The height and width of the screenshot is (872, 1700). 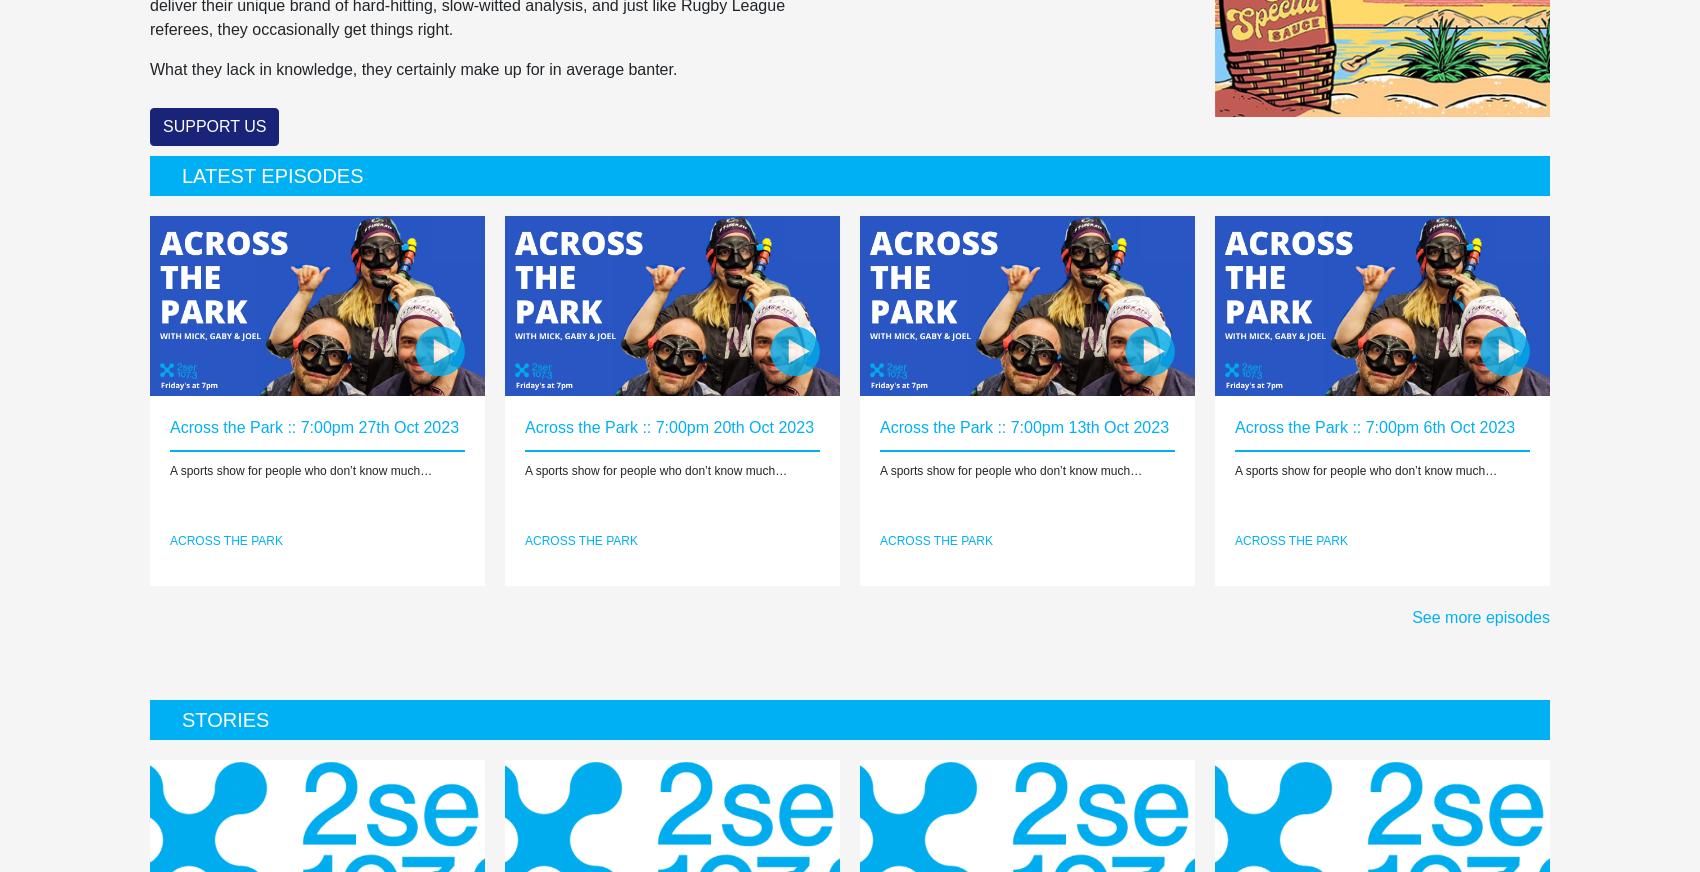 I want to click on 'Across the Park ::  7:00pm 27th Oct 2023', so click(x=314, y=426).